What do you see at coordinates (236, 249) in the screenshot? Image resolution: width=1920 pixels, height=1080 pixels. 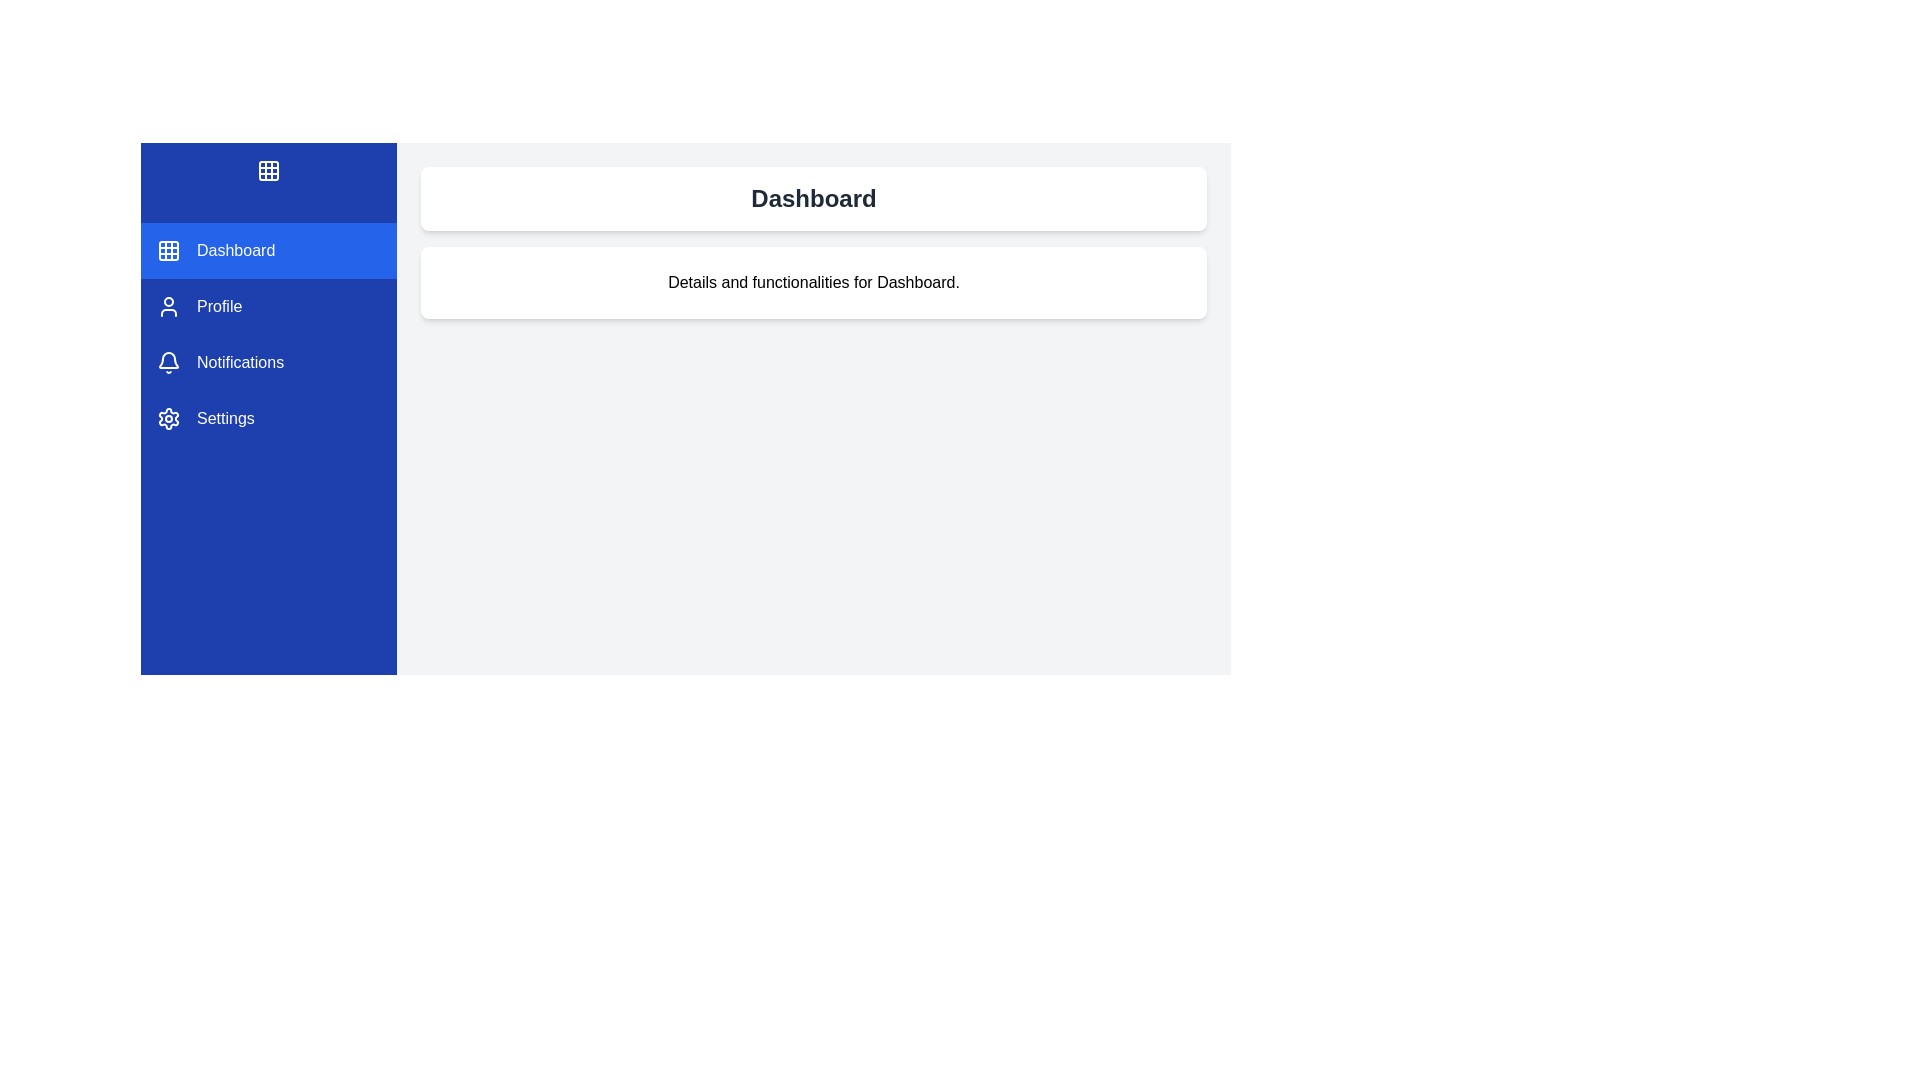 I see `the 'Dashboard' text label on the left side of the vertical navigation menu` at bounding box center [236, 249].